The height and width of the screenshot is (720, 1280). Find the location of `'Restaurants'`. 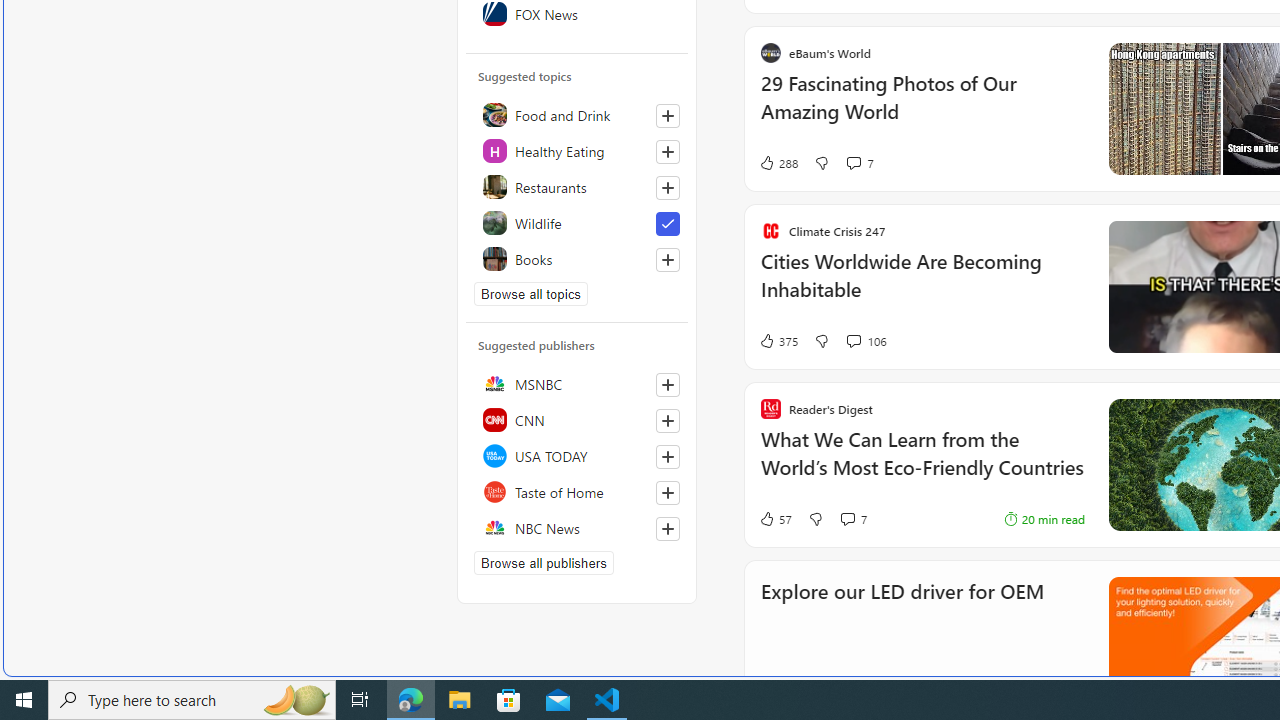

'Restaurants' is located at coordinates (576, 186).